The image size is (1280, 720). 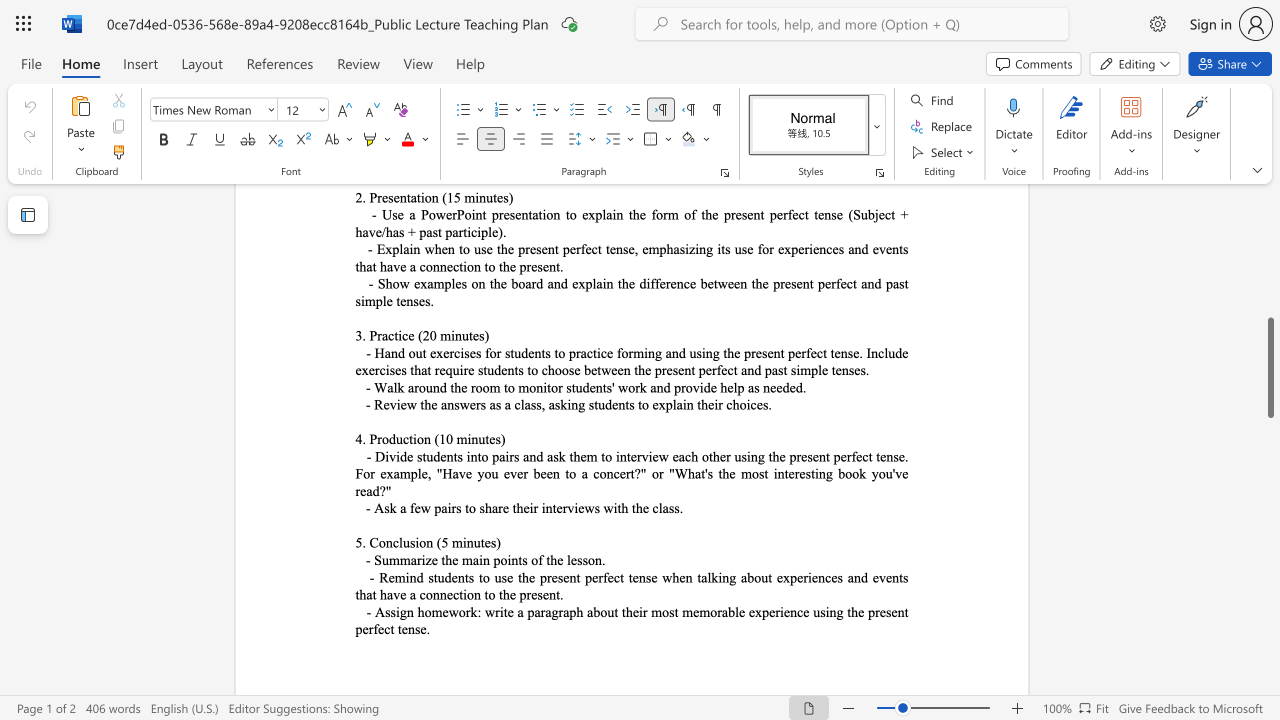 I want to click on the subset text "s the" within the text "- Divide students into pairs and ask them to interview each other using the present perfect tense. For example,", so click(x=707, y=473).